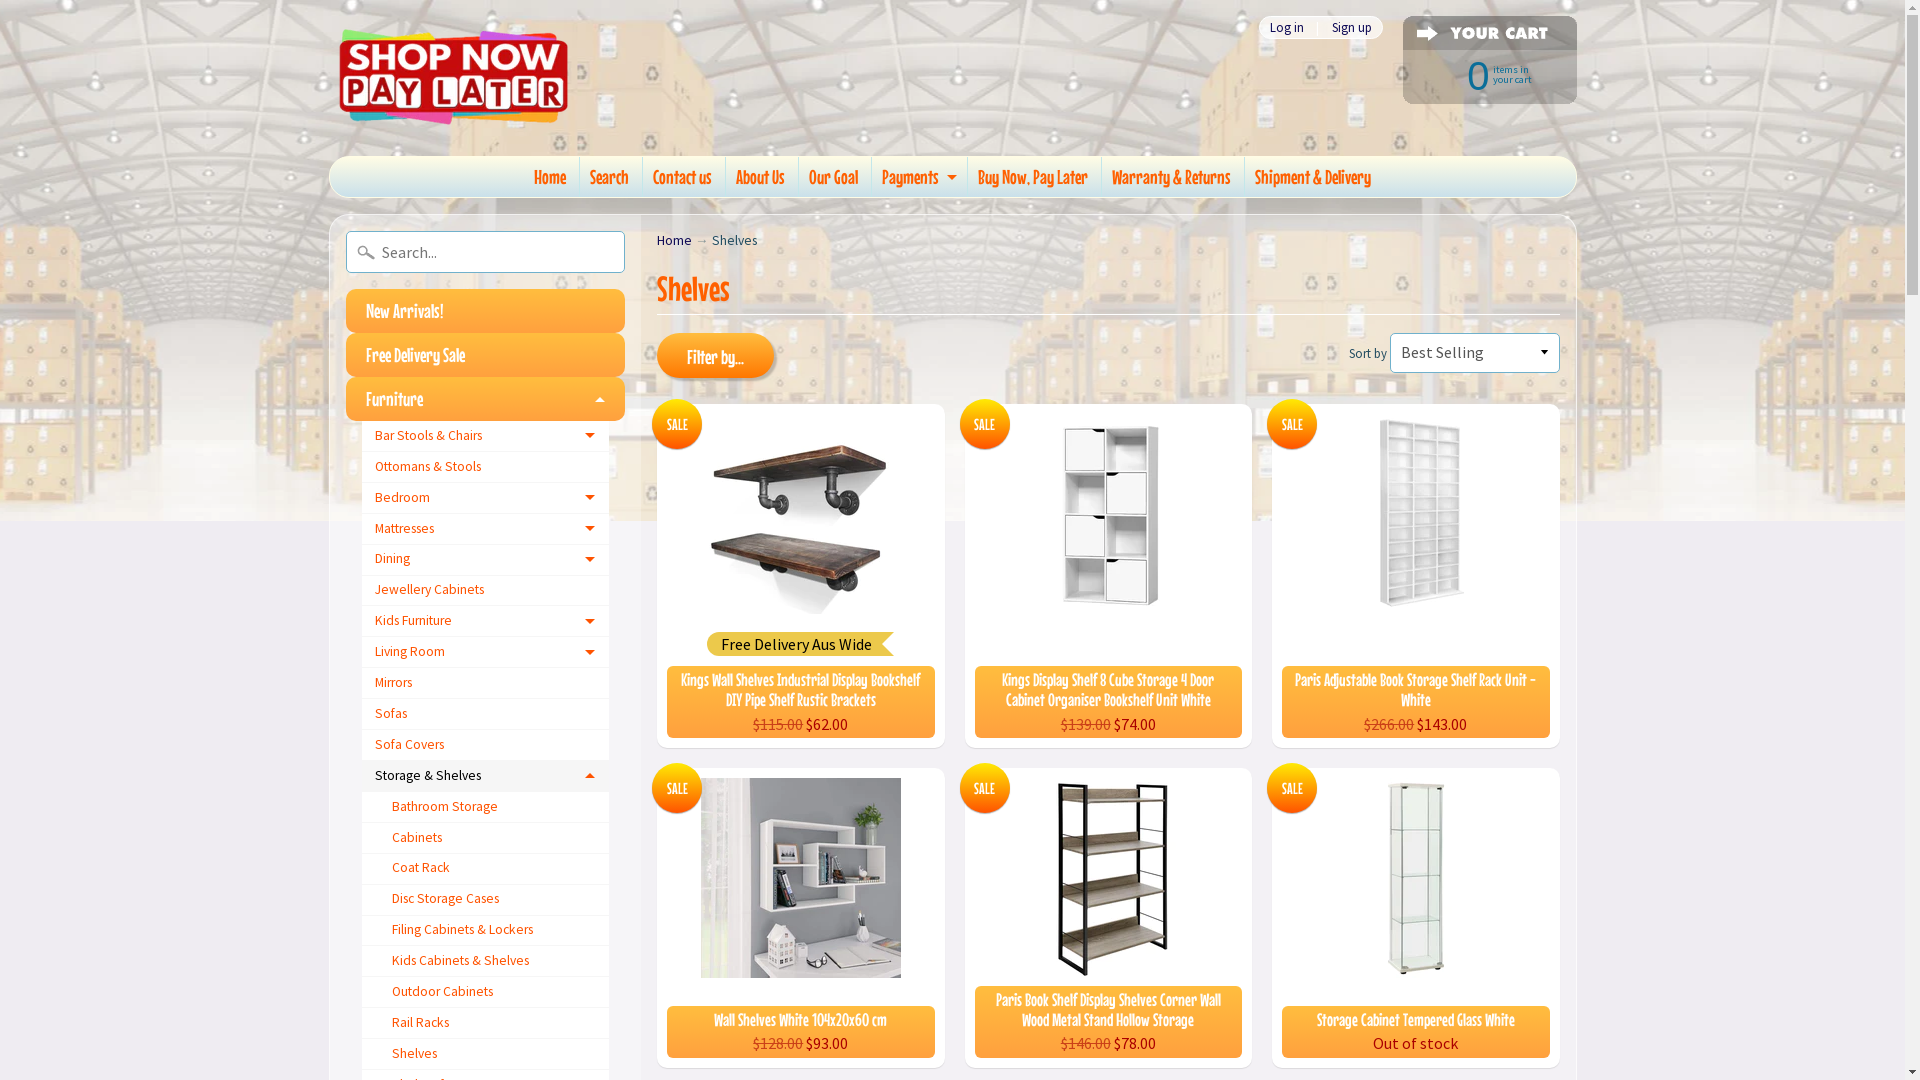 The height and width of the screenshot is (1080, 1920). What do you see at coordinates (485, 311) in the screenshot?
I see `'New Arrivals!'` at bounding box center [485, 311].